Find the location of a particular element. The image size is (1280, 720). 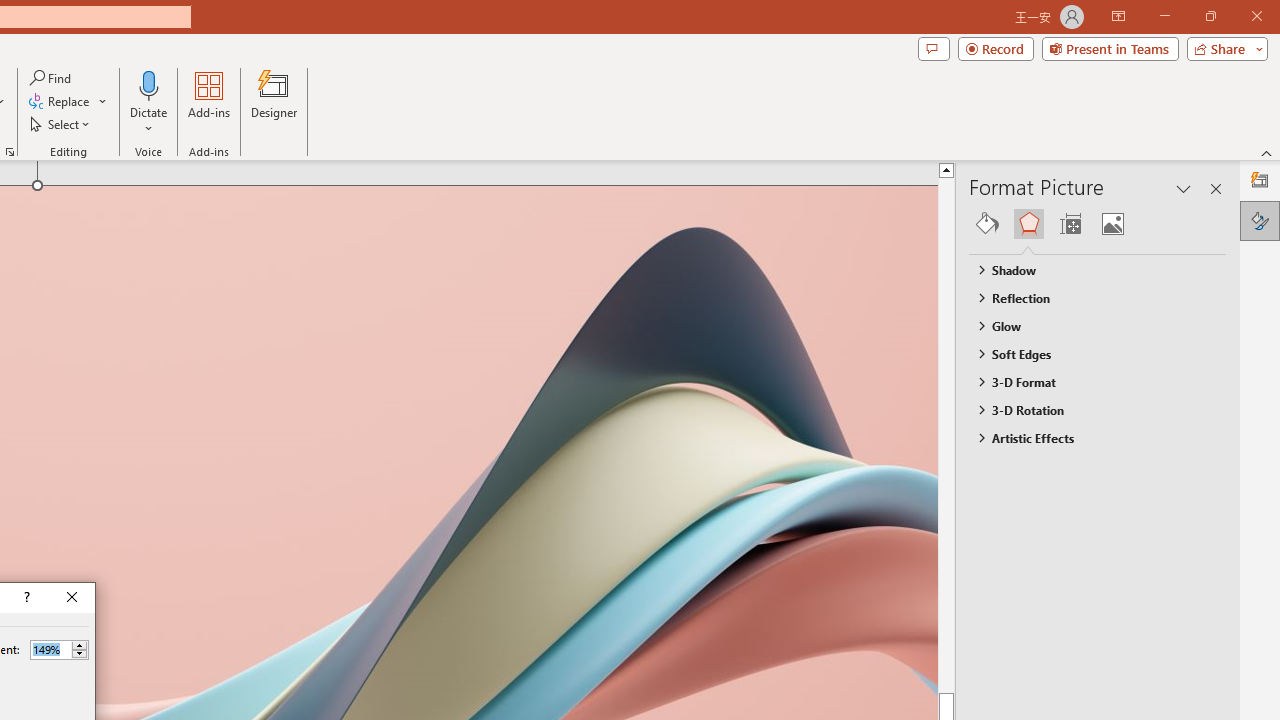

'Replace...' is located at coordinates (60, 101).